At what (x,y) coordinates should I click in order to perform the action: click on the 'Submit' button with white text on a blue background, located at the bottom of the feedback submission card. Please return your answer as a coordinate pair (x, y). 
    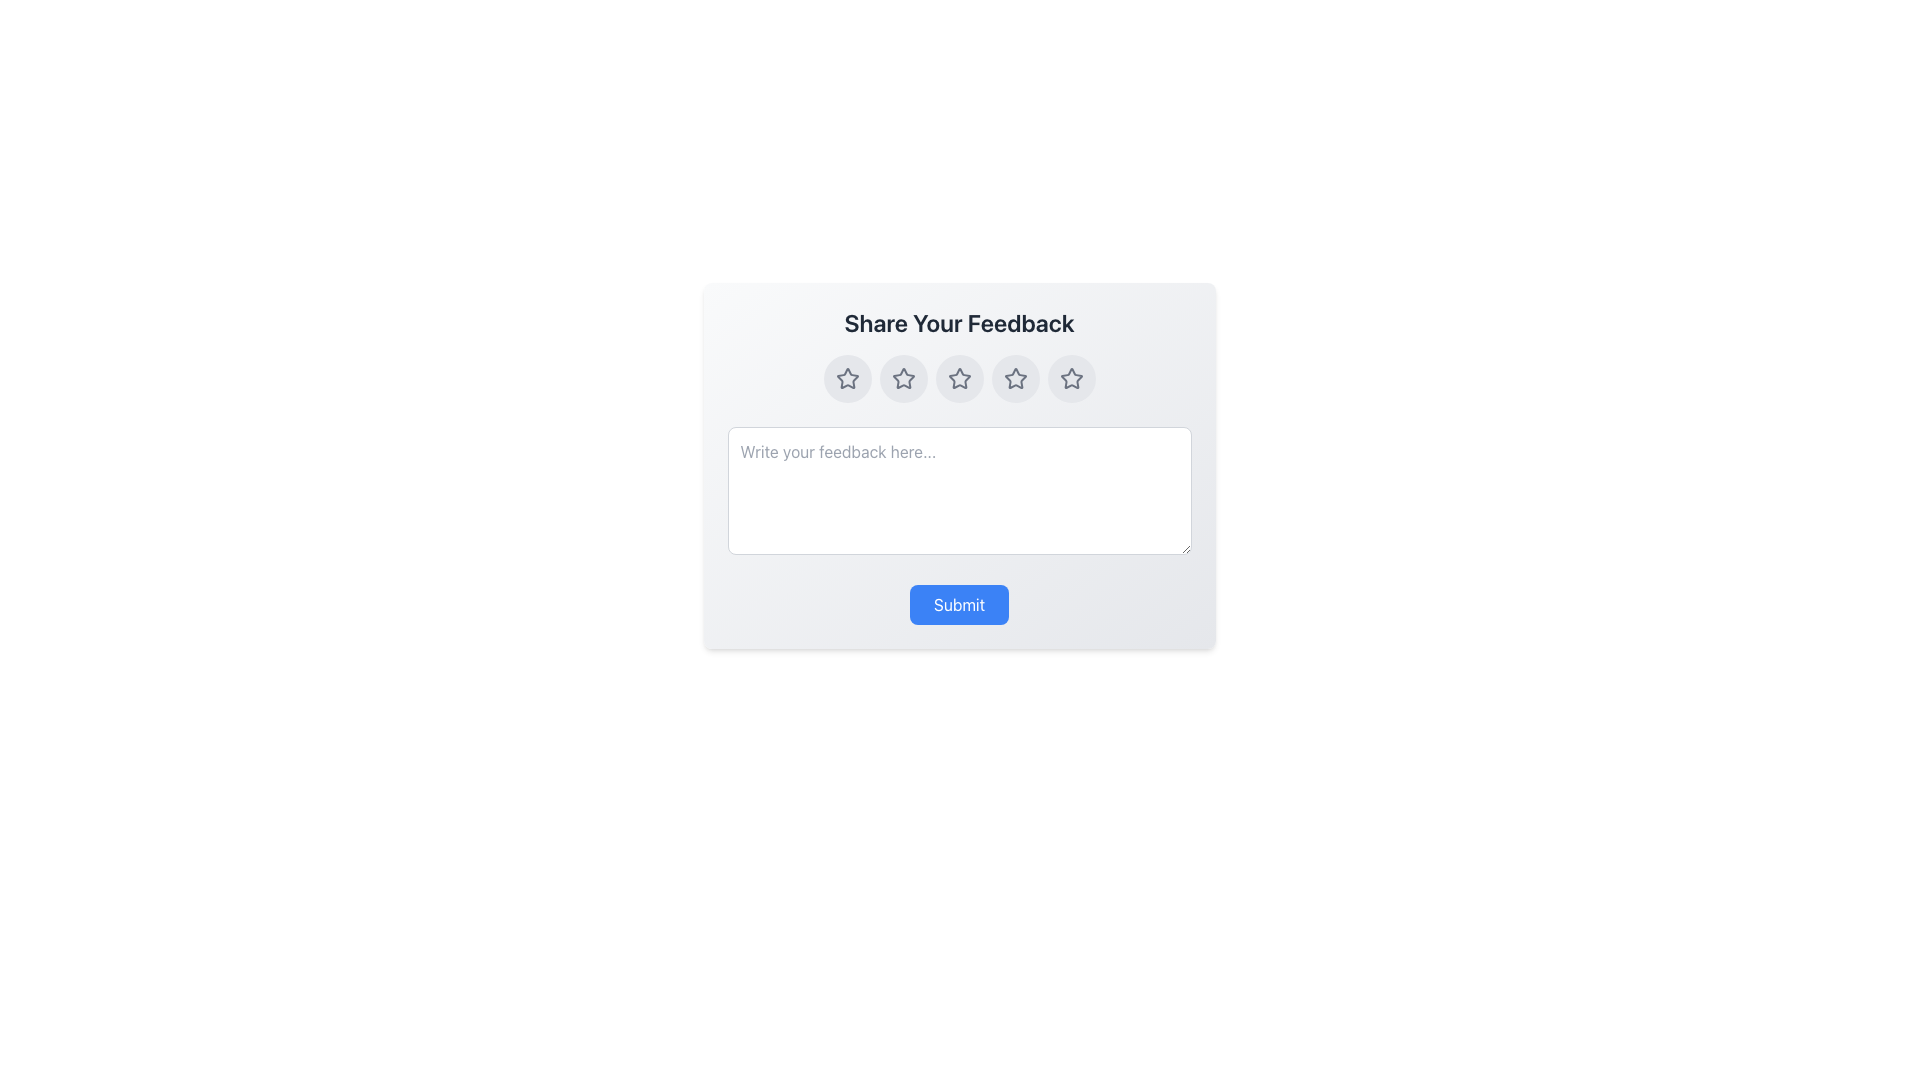
    Looking at the image, I should click on (958, 604).